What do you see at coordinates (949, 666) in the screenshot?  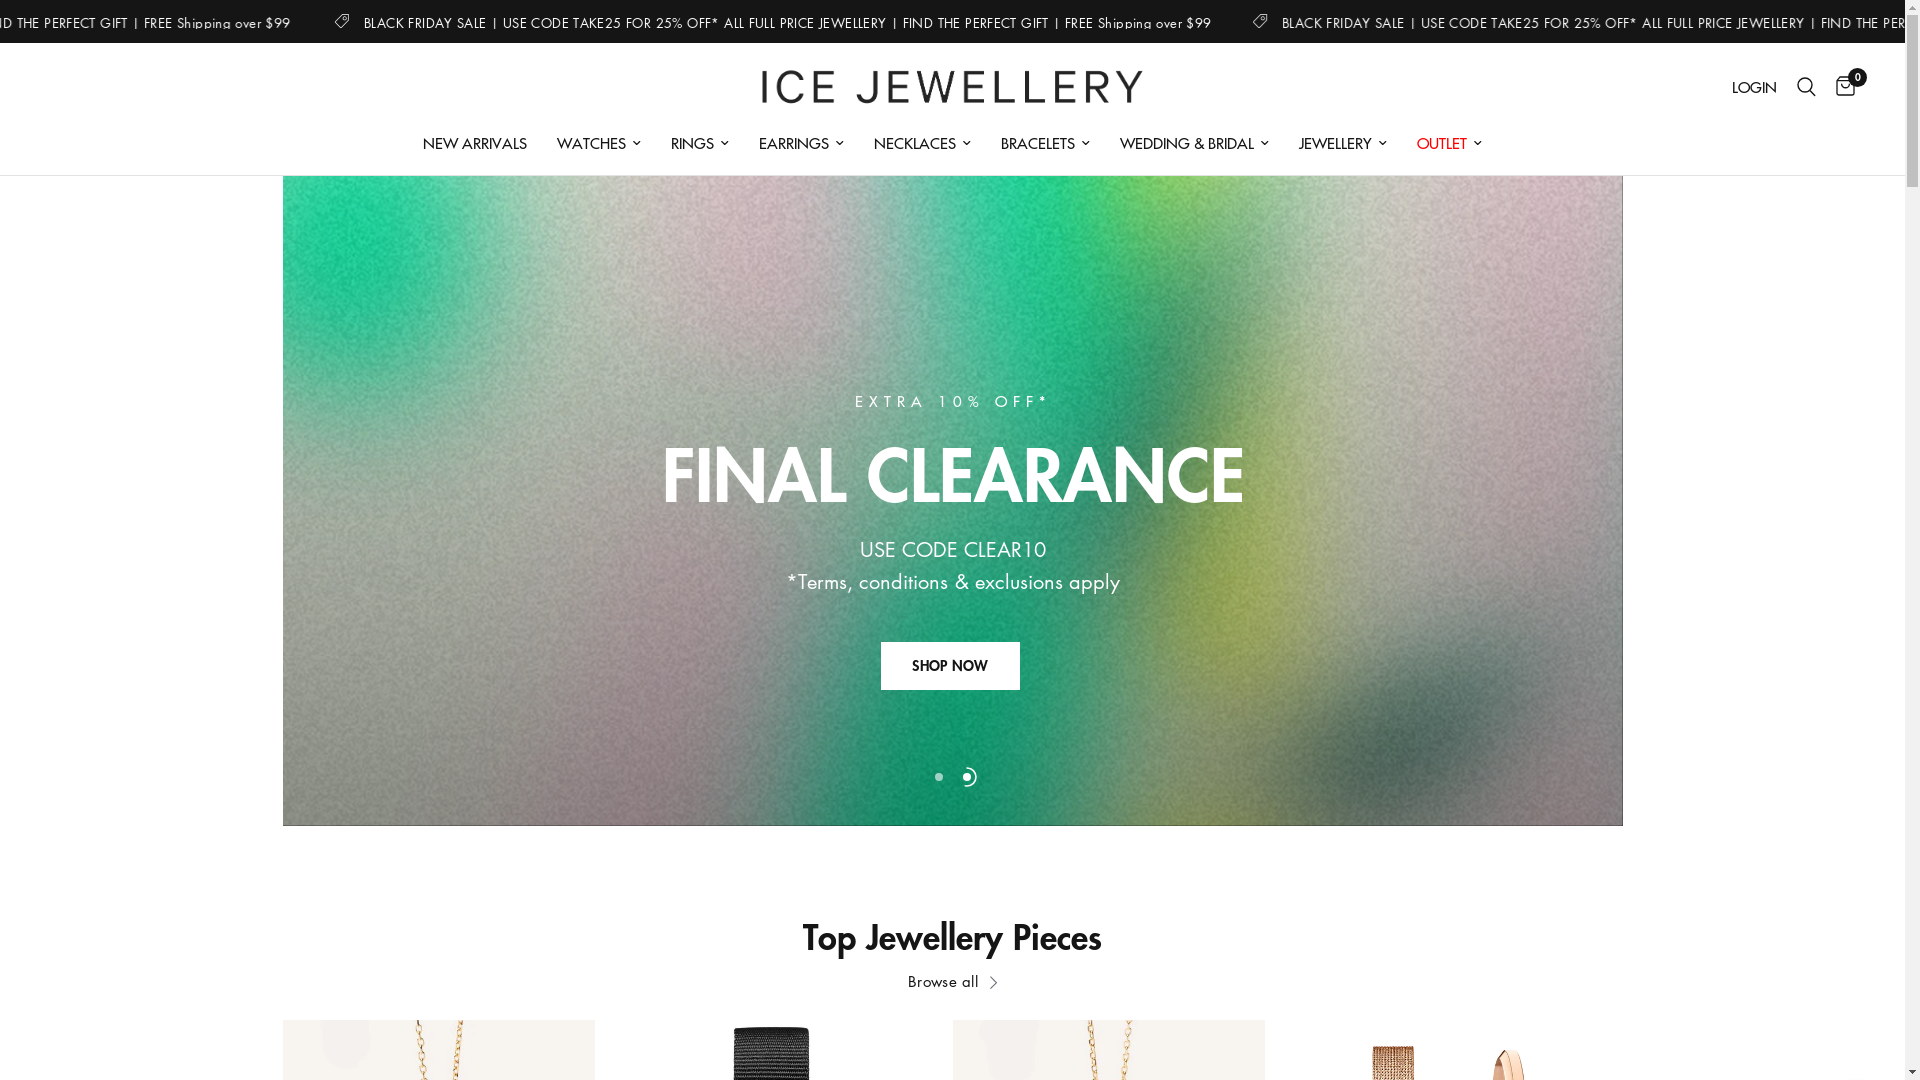 I see `'SHOP NOW'` at bounding box center [949, 666].